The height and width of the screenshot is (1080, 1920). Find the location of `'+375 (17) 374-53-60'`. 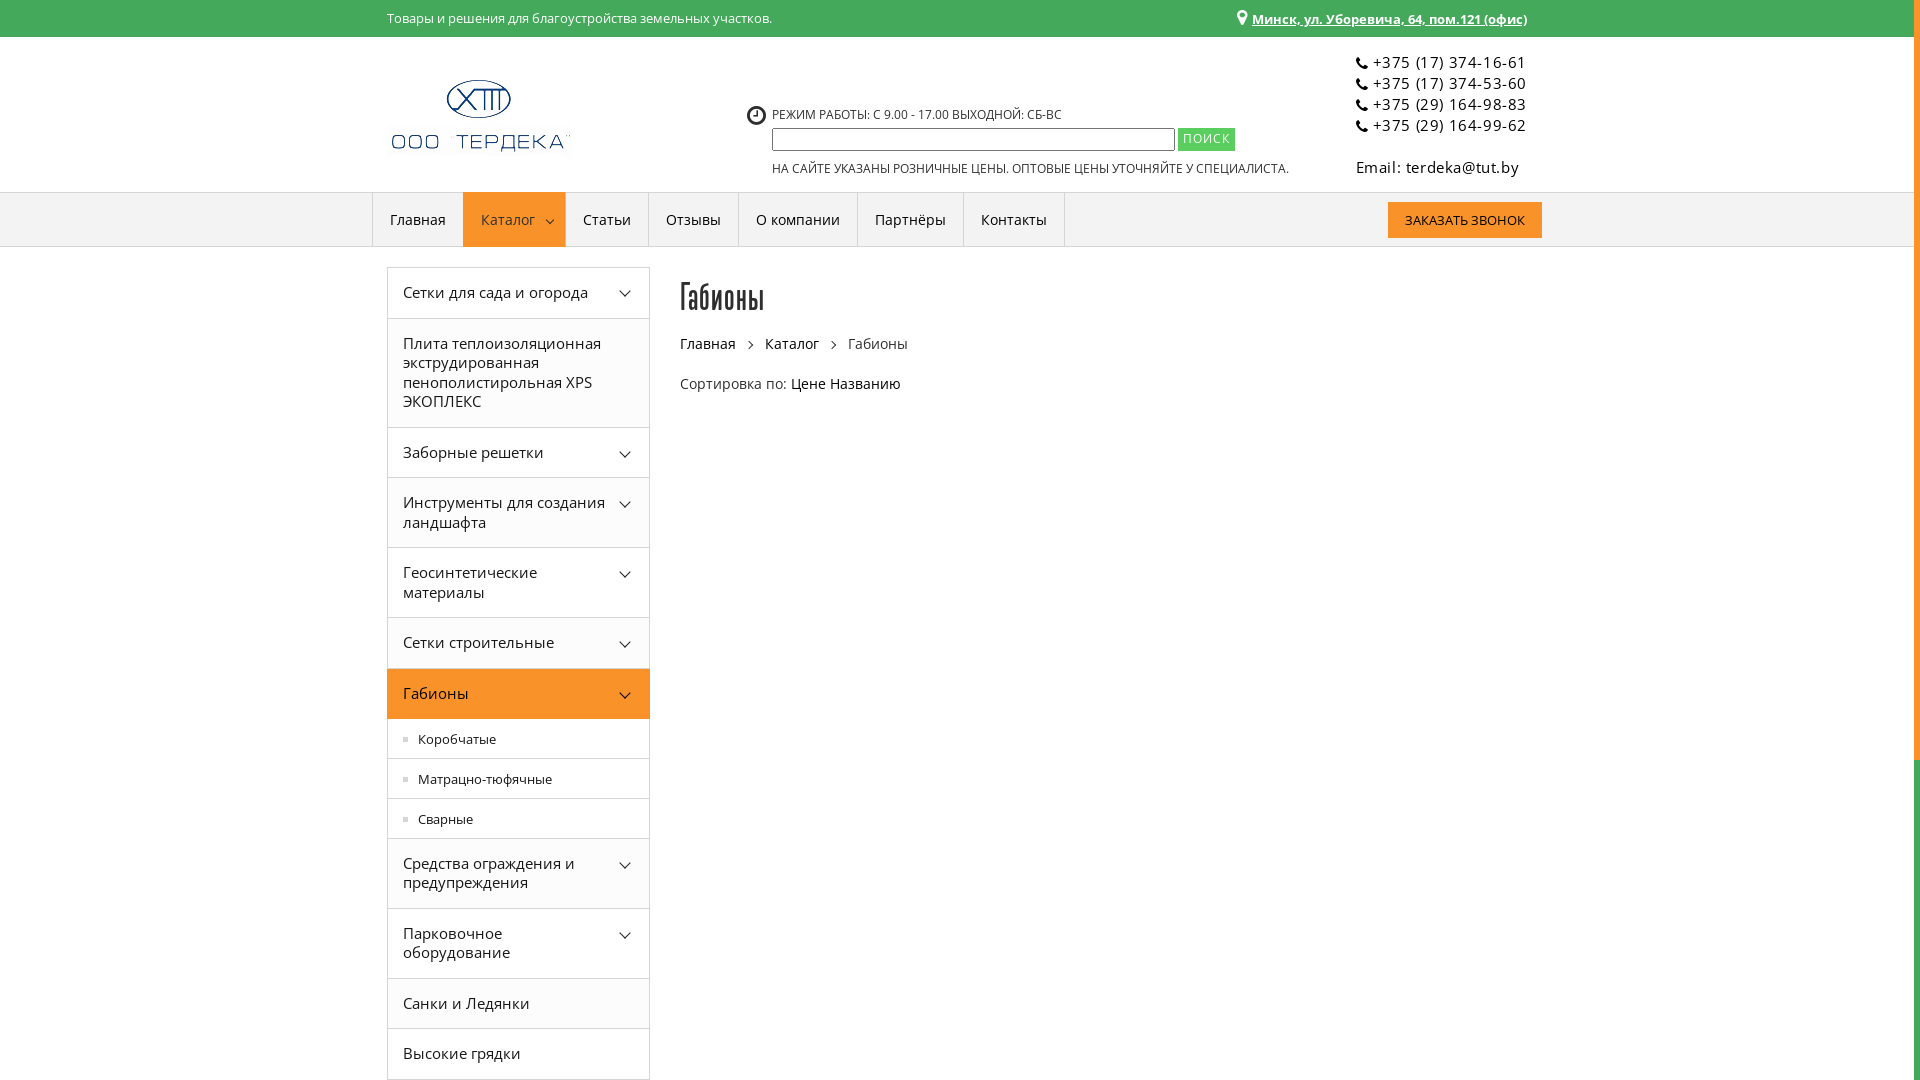

'+375 (17) 374-53-60' is located at coordinates (1371, 82).